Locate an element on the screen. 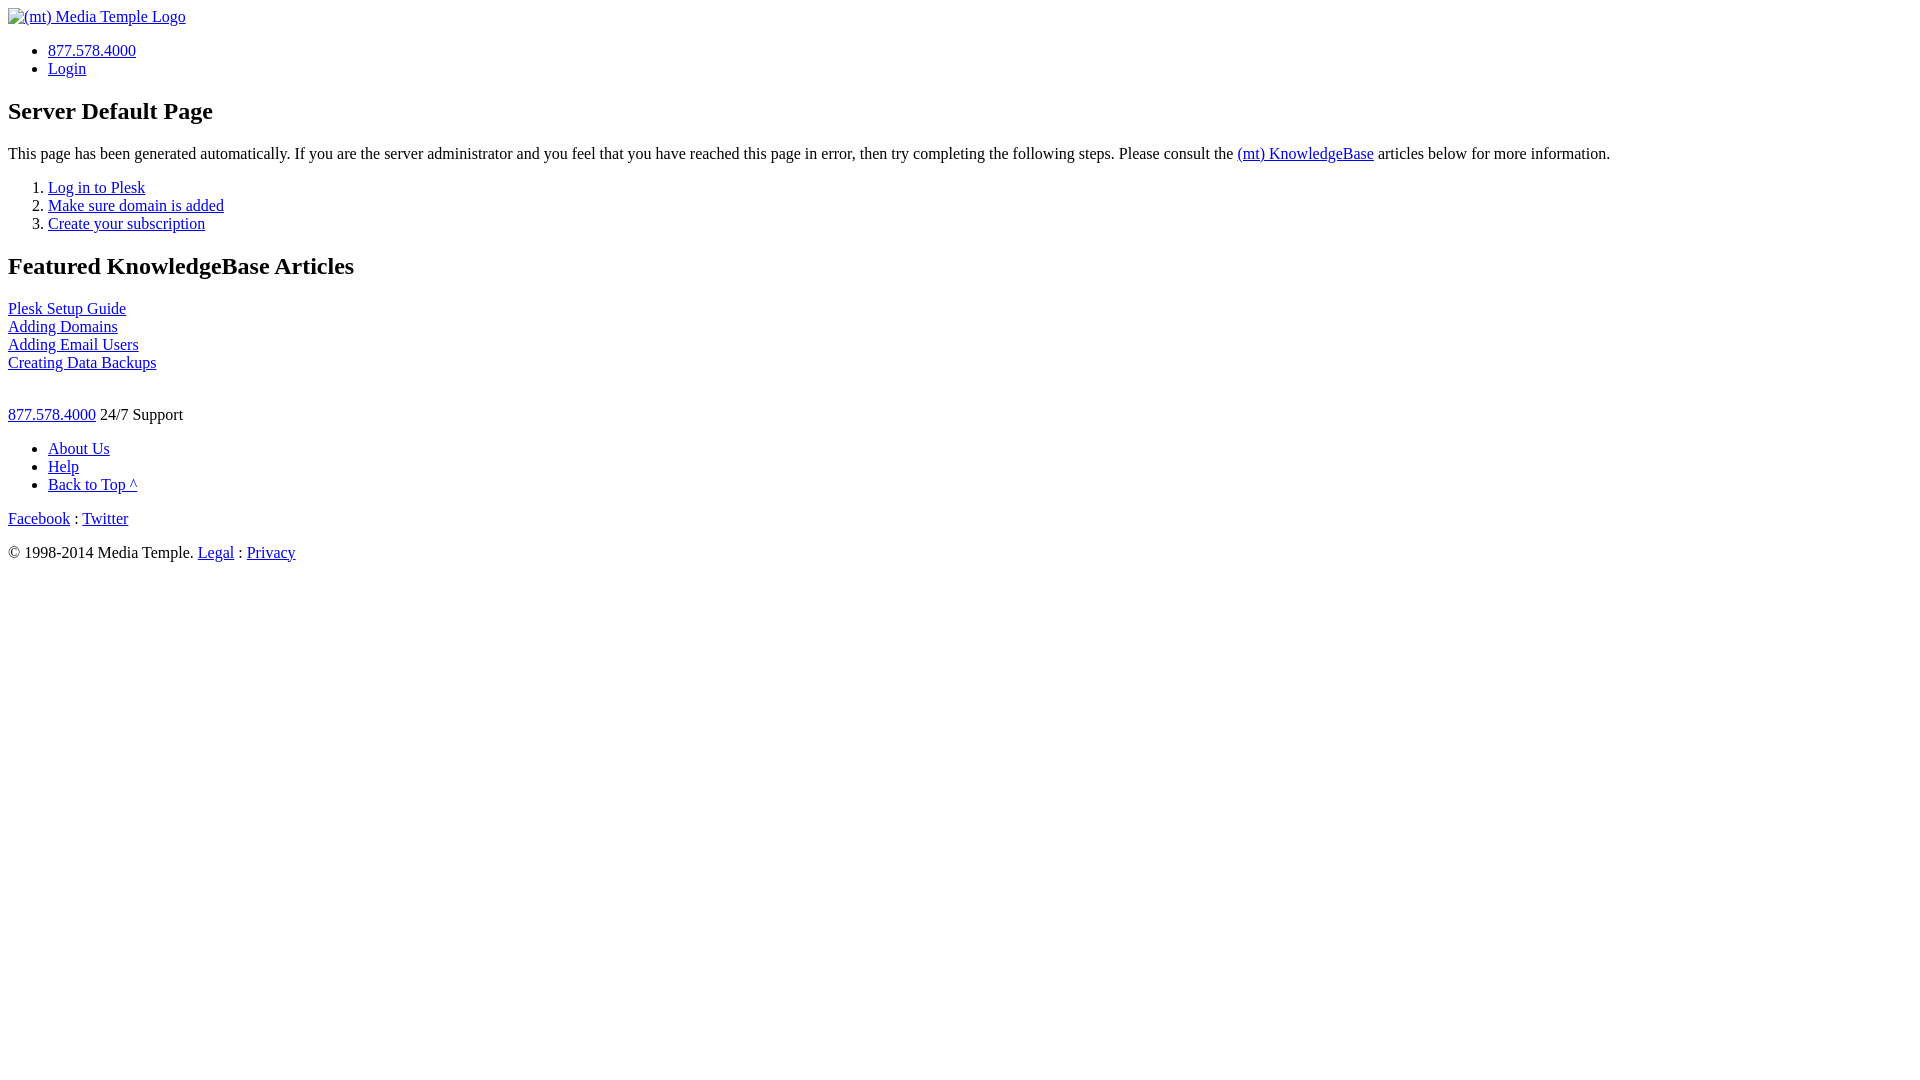 Image resolution: width=1920 pixels, height=1080 pixels. 'Twitter' is located at coordinates (104, 517).